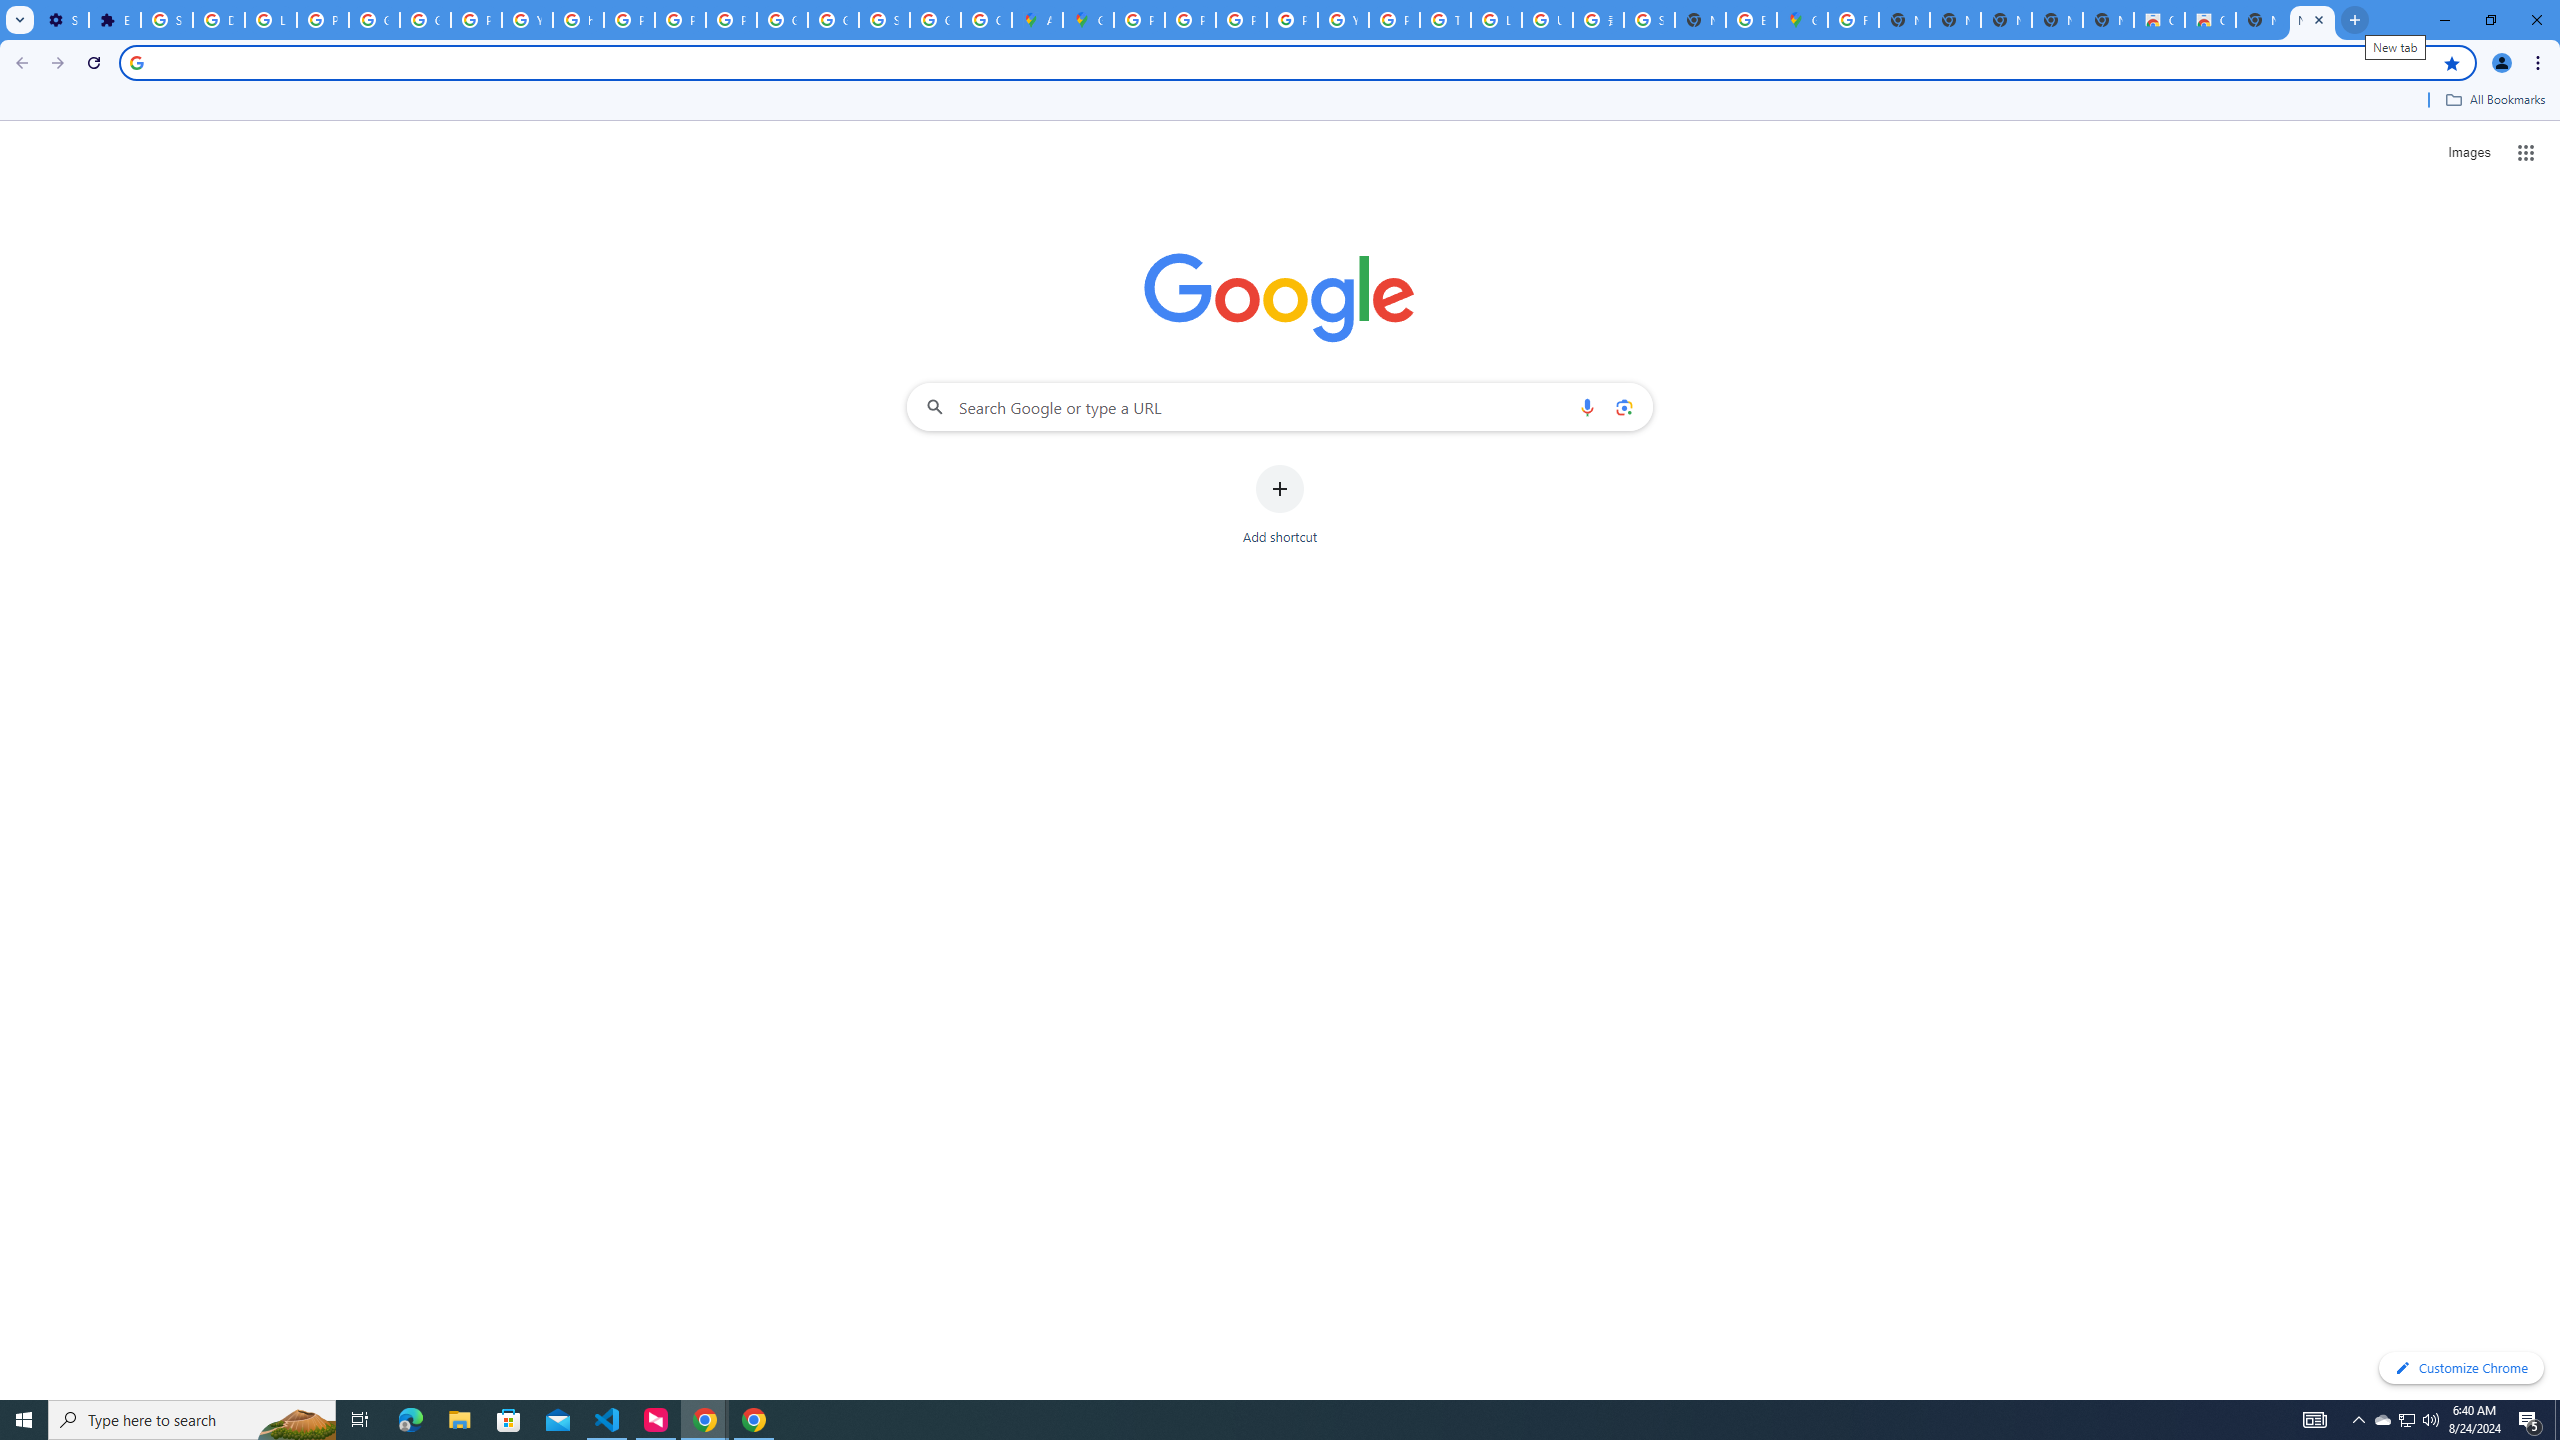 This screenshot has height=1440, width=2560. What do you see at coordinates (61, 19) in the screenshot?
I see `'Settings - On startup'` at bounding box center [61, 19].